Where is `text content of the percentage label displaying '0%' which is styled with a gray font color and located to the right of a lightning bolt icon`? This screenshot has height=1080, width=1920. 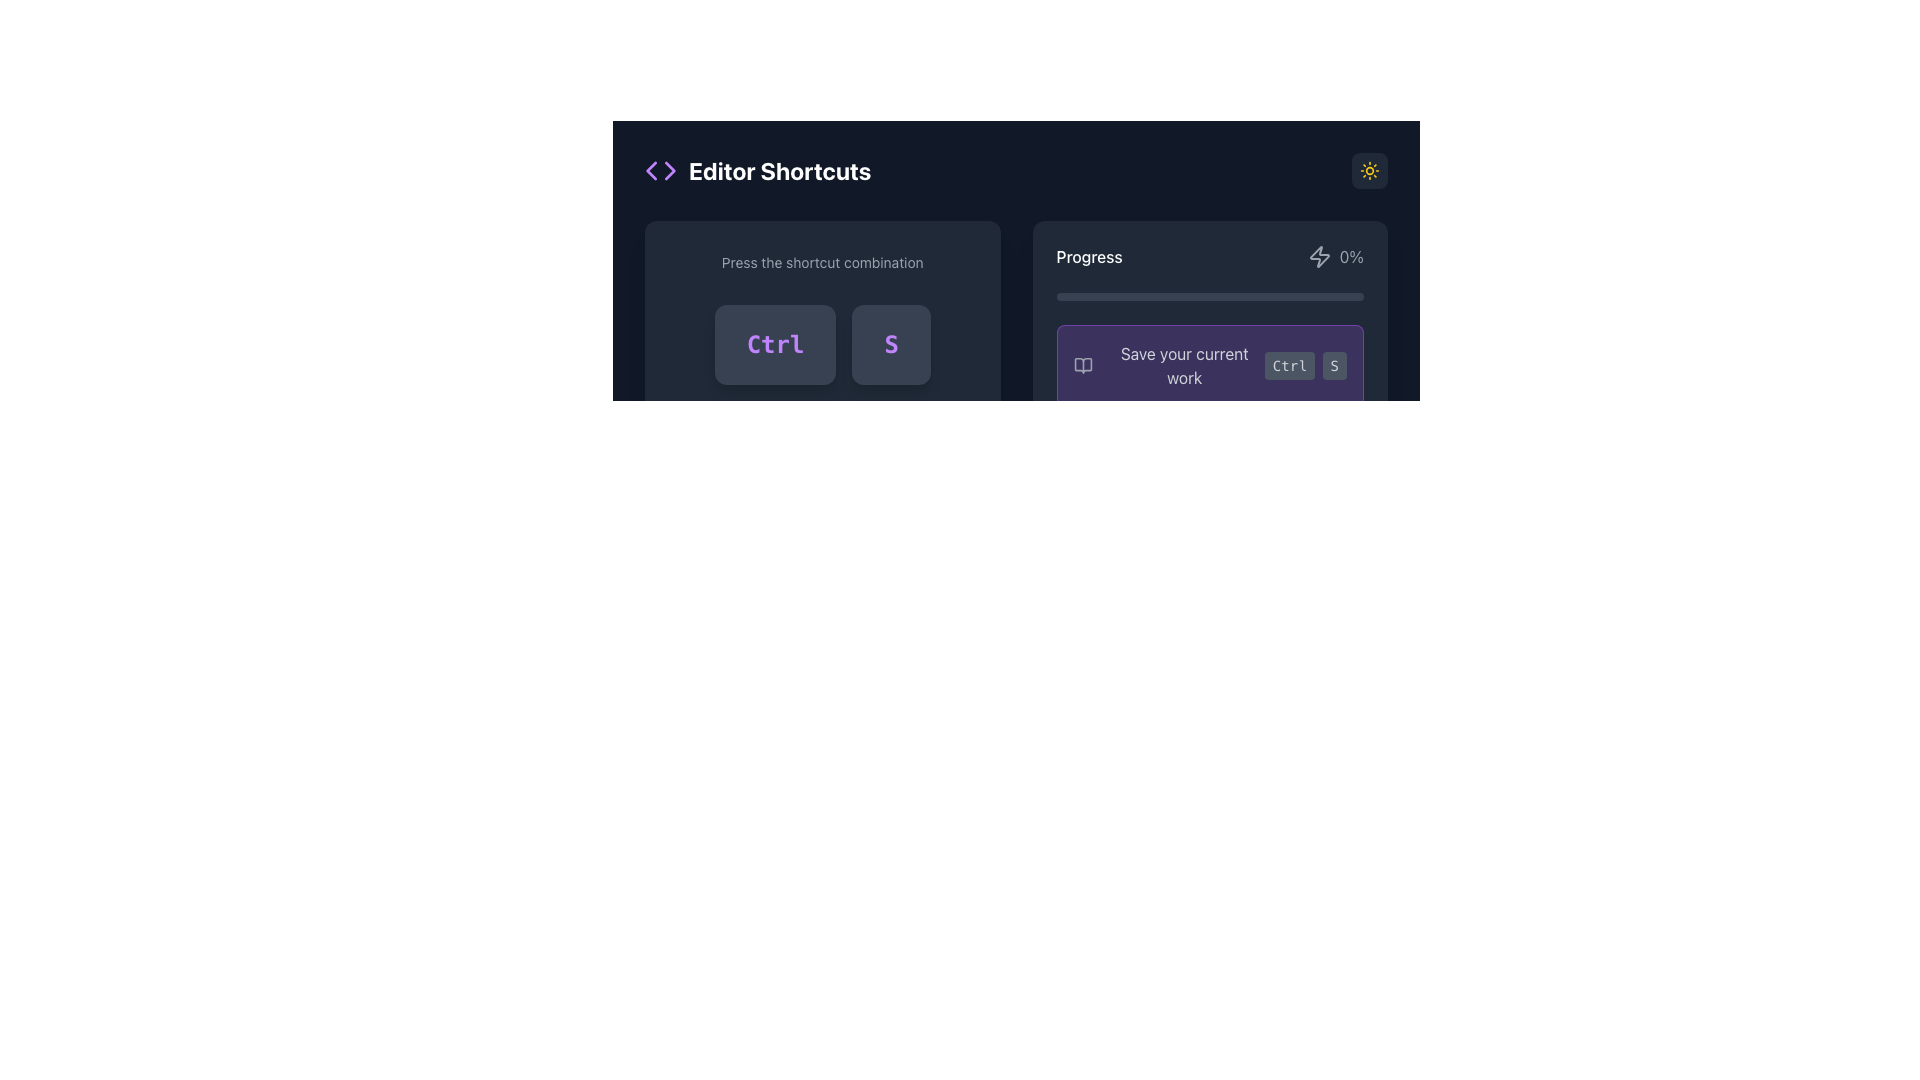
text content of the percentage label displaying '0%' which is styled with a gray font color and located to the right of a lightning bolt icon is located at coordinates (1351, 256).